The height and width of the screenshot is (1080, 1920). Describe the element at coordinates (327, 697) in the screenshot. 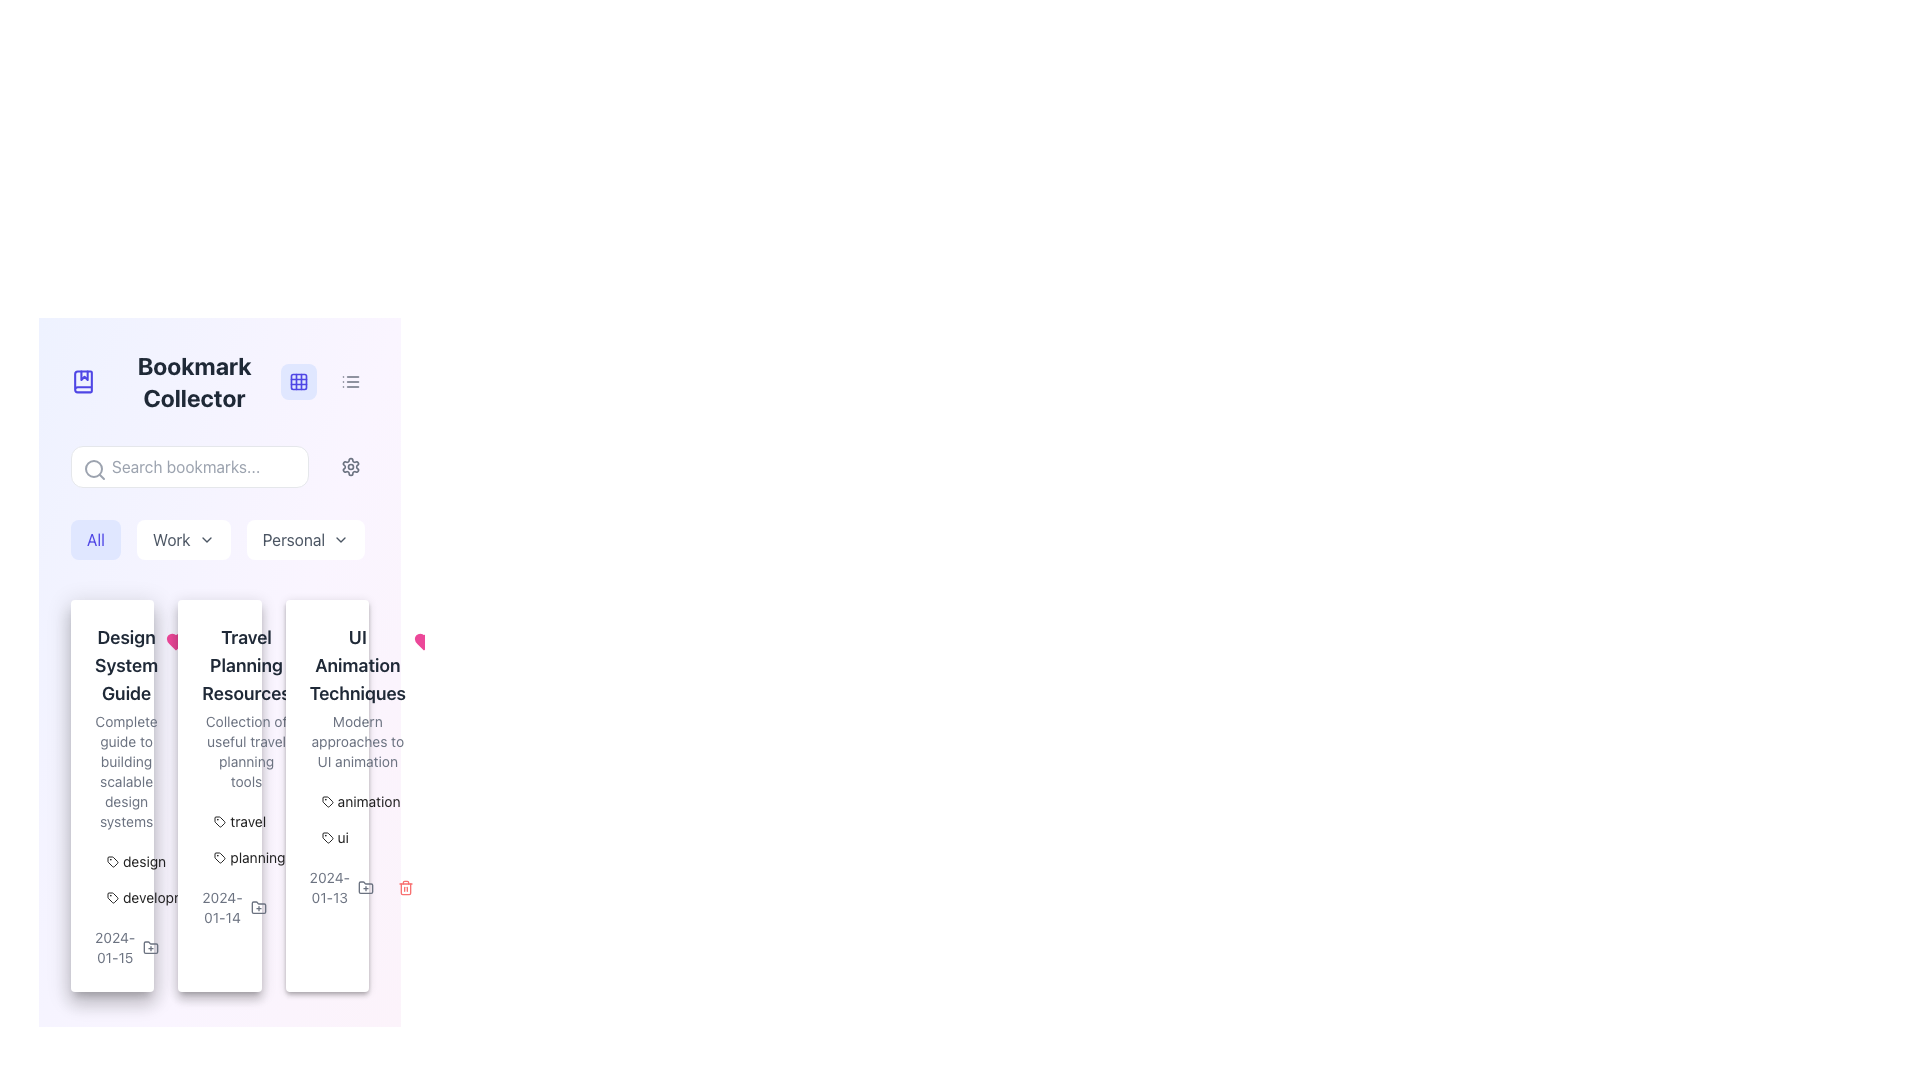

I see `title and subtitle text of the card item displaying 'UI Animation Techniques', located in the middle column of a three-column layout` at that location.